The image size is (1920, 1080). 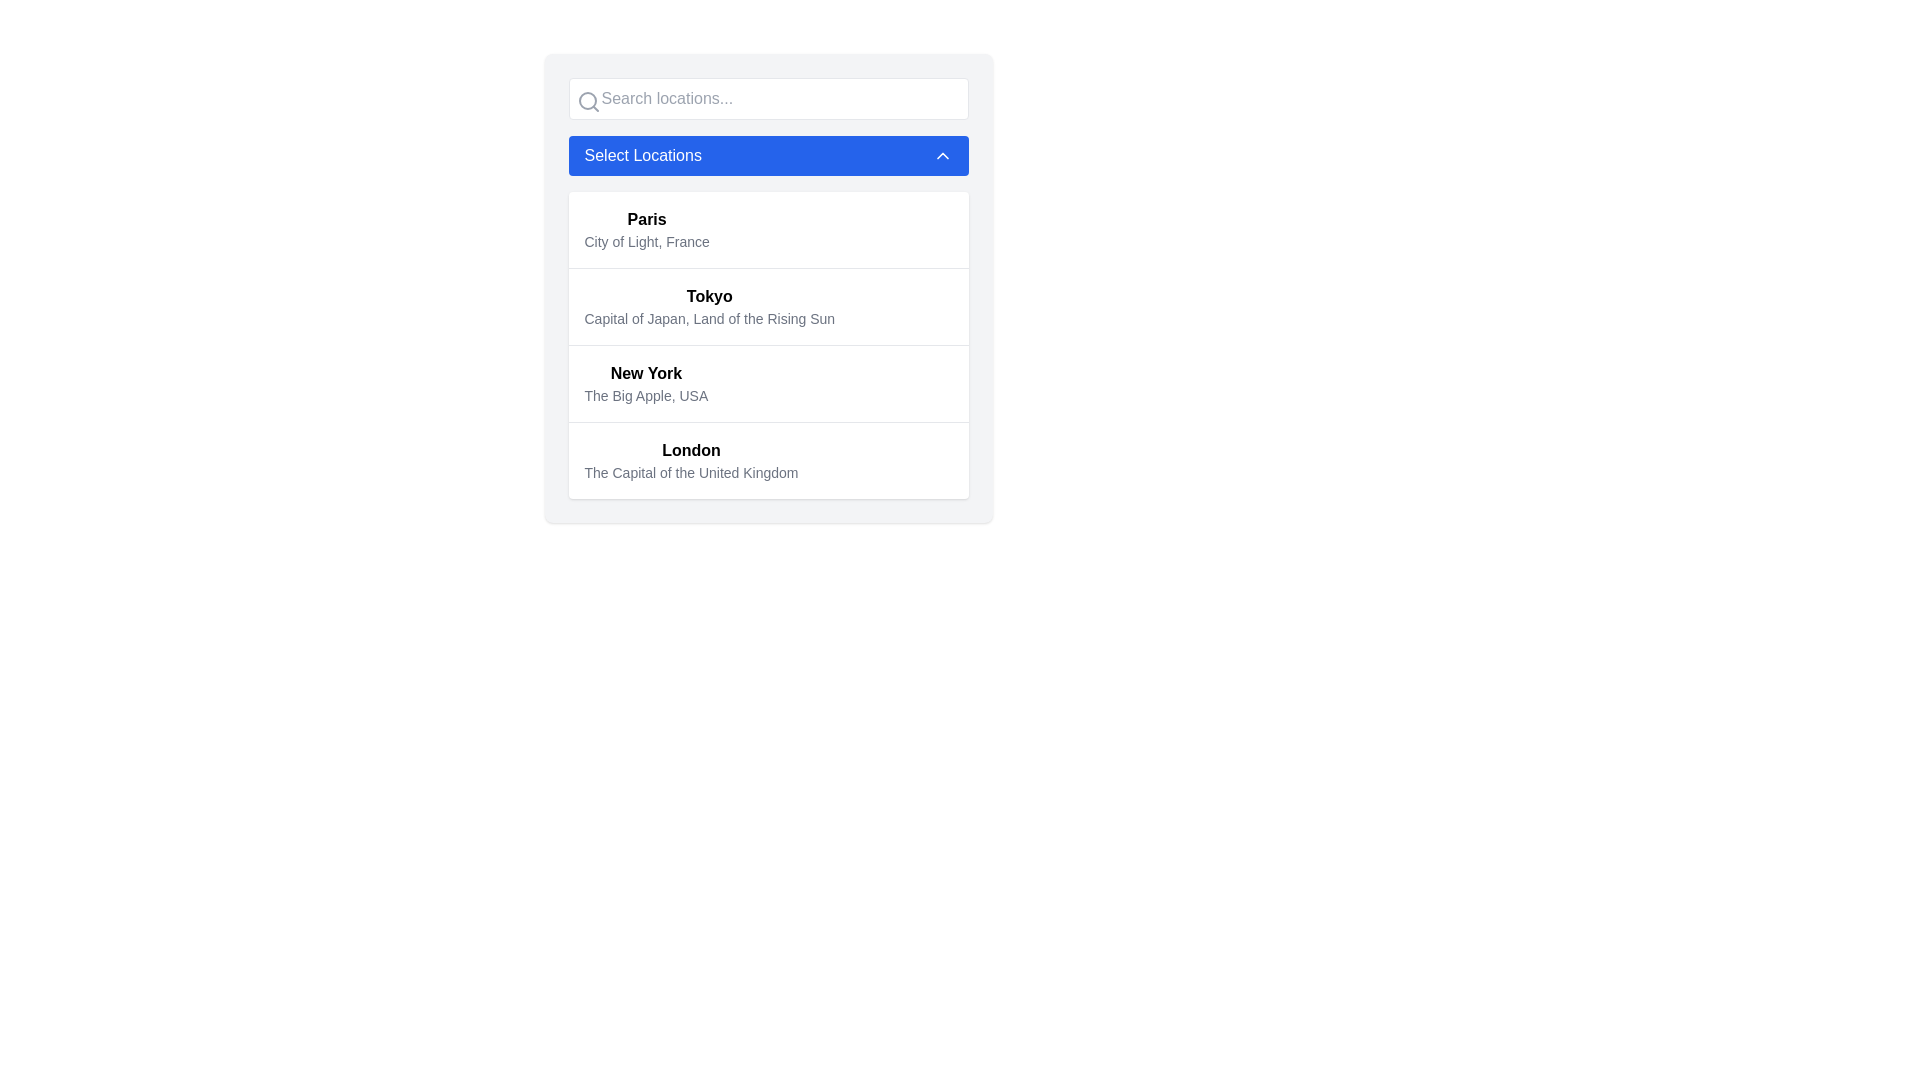 I want to click on the toggle icon button on the right edge of the 'Select Locations' section, so click(x=941, y=154).